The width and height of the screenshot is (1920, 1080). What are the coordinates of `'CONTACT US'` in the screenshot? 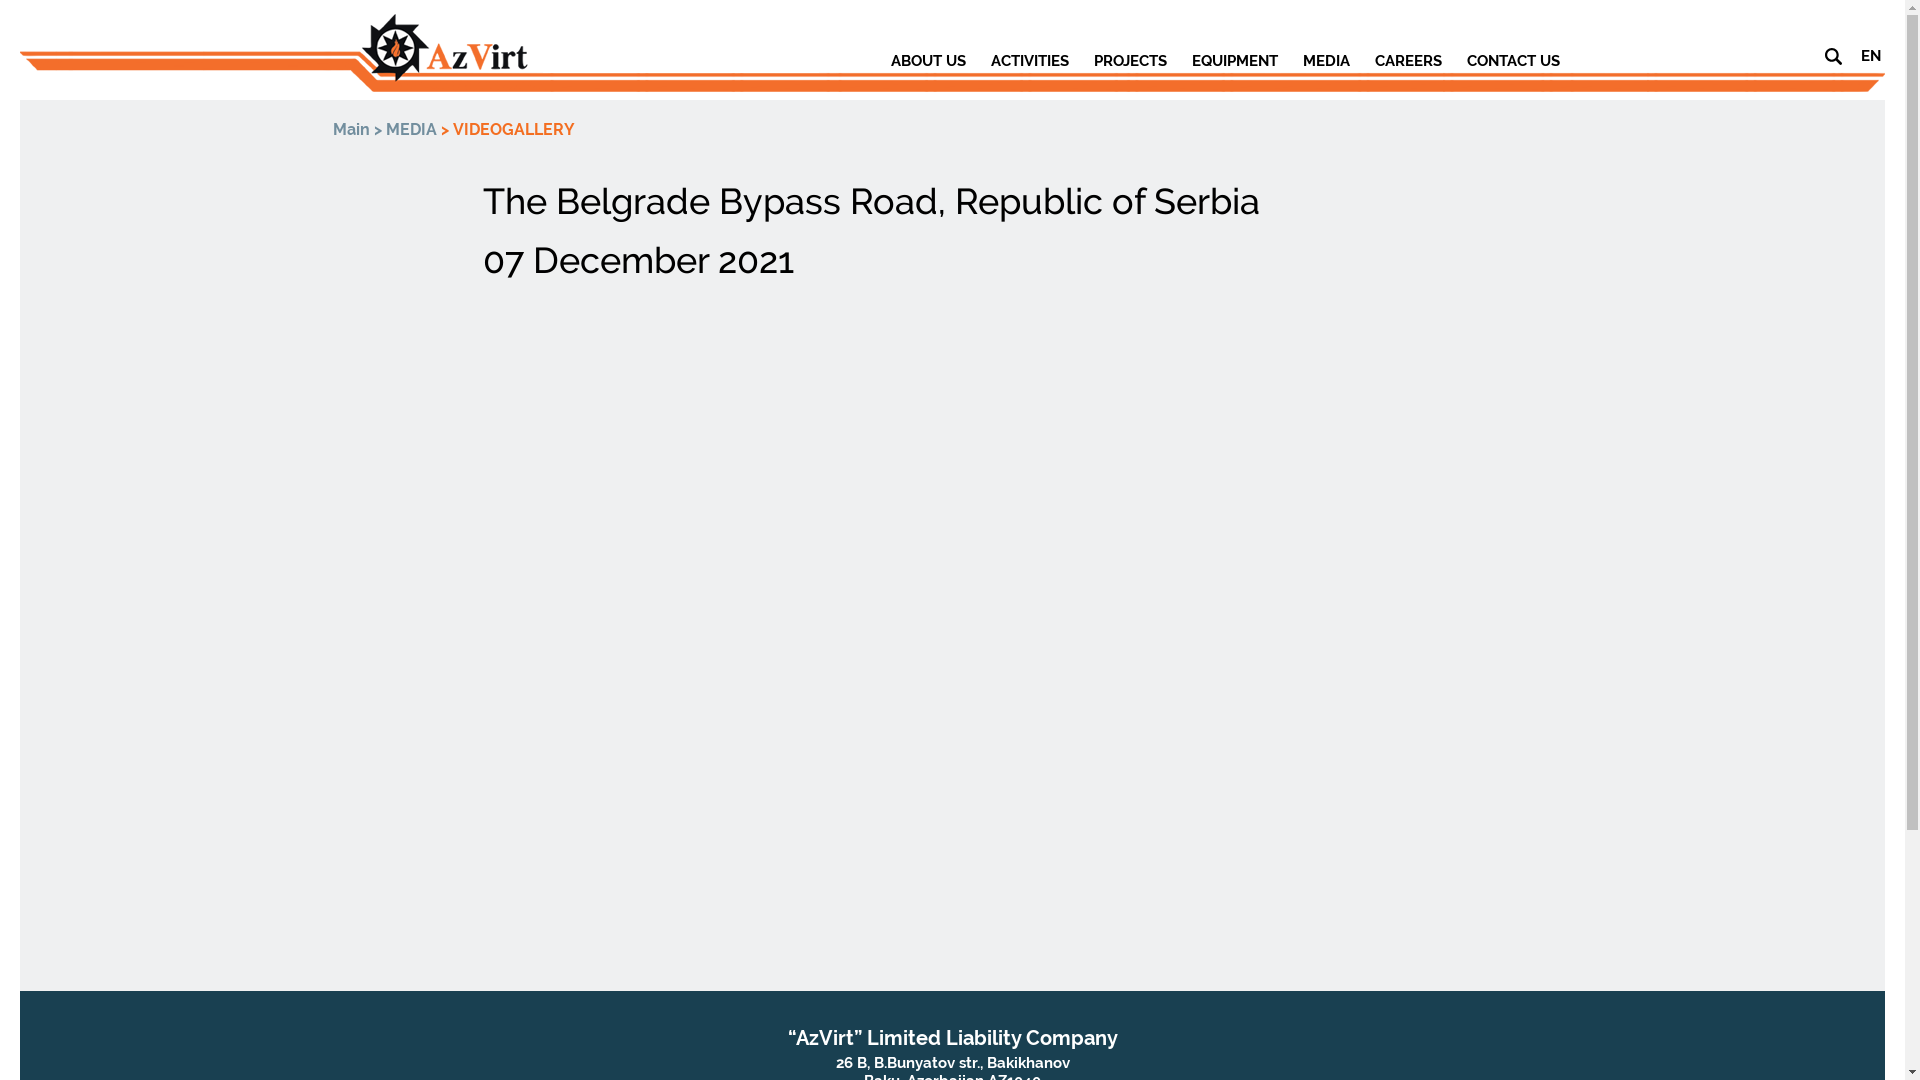 It's located at (1512, 60).